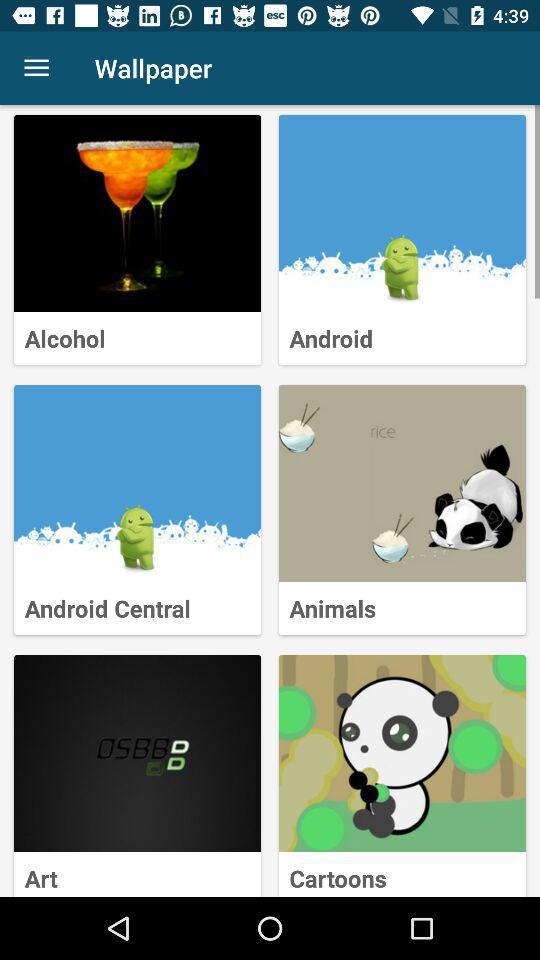 The height and width of the screenshot is (960, 540). Describe the element at coordinates (36, 68) in the screenshot. I see `item next to the wallpaper` at that location.